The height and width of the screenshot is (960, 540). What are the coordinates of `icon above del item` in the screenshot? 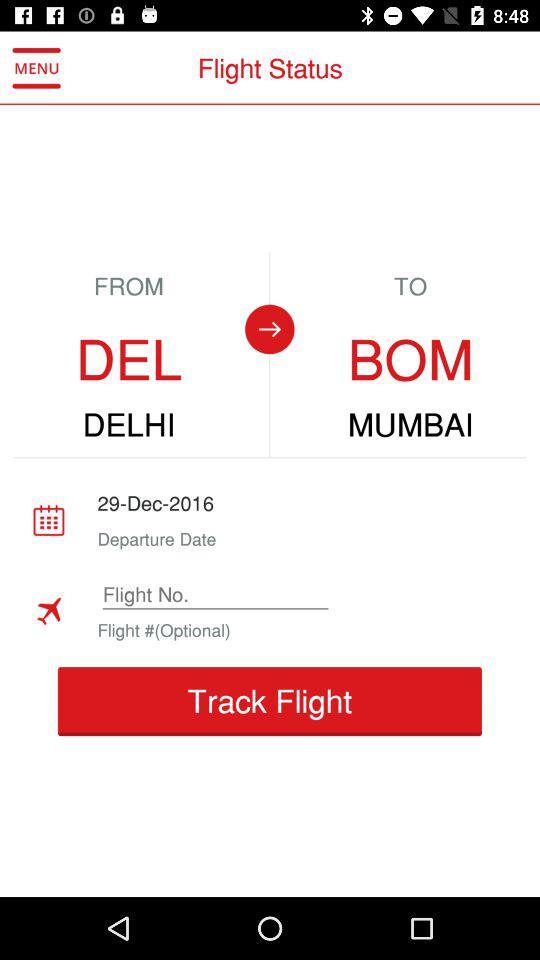 It's located at (36, 68).